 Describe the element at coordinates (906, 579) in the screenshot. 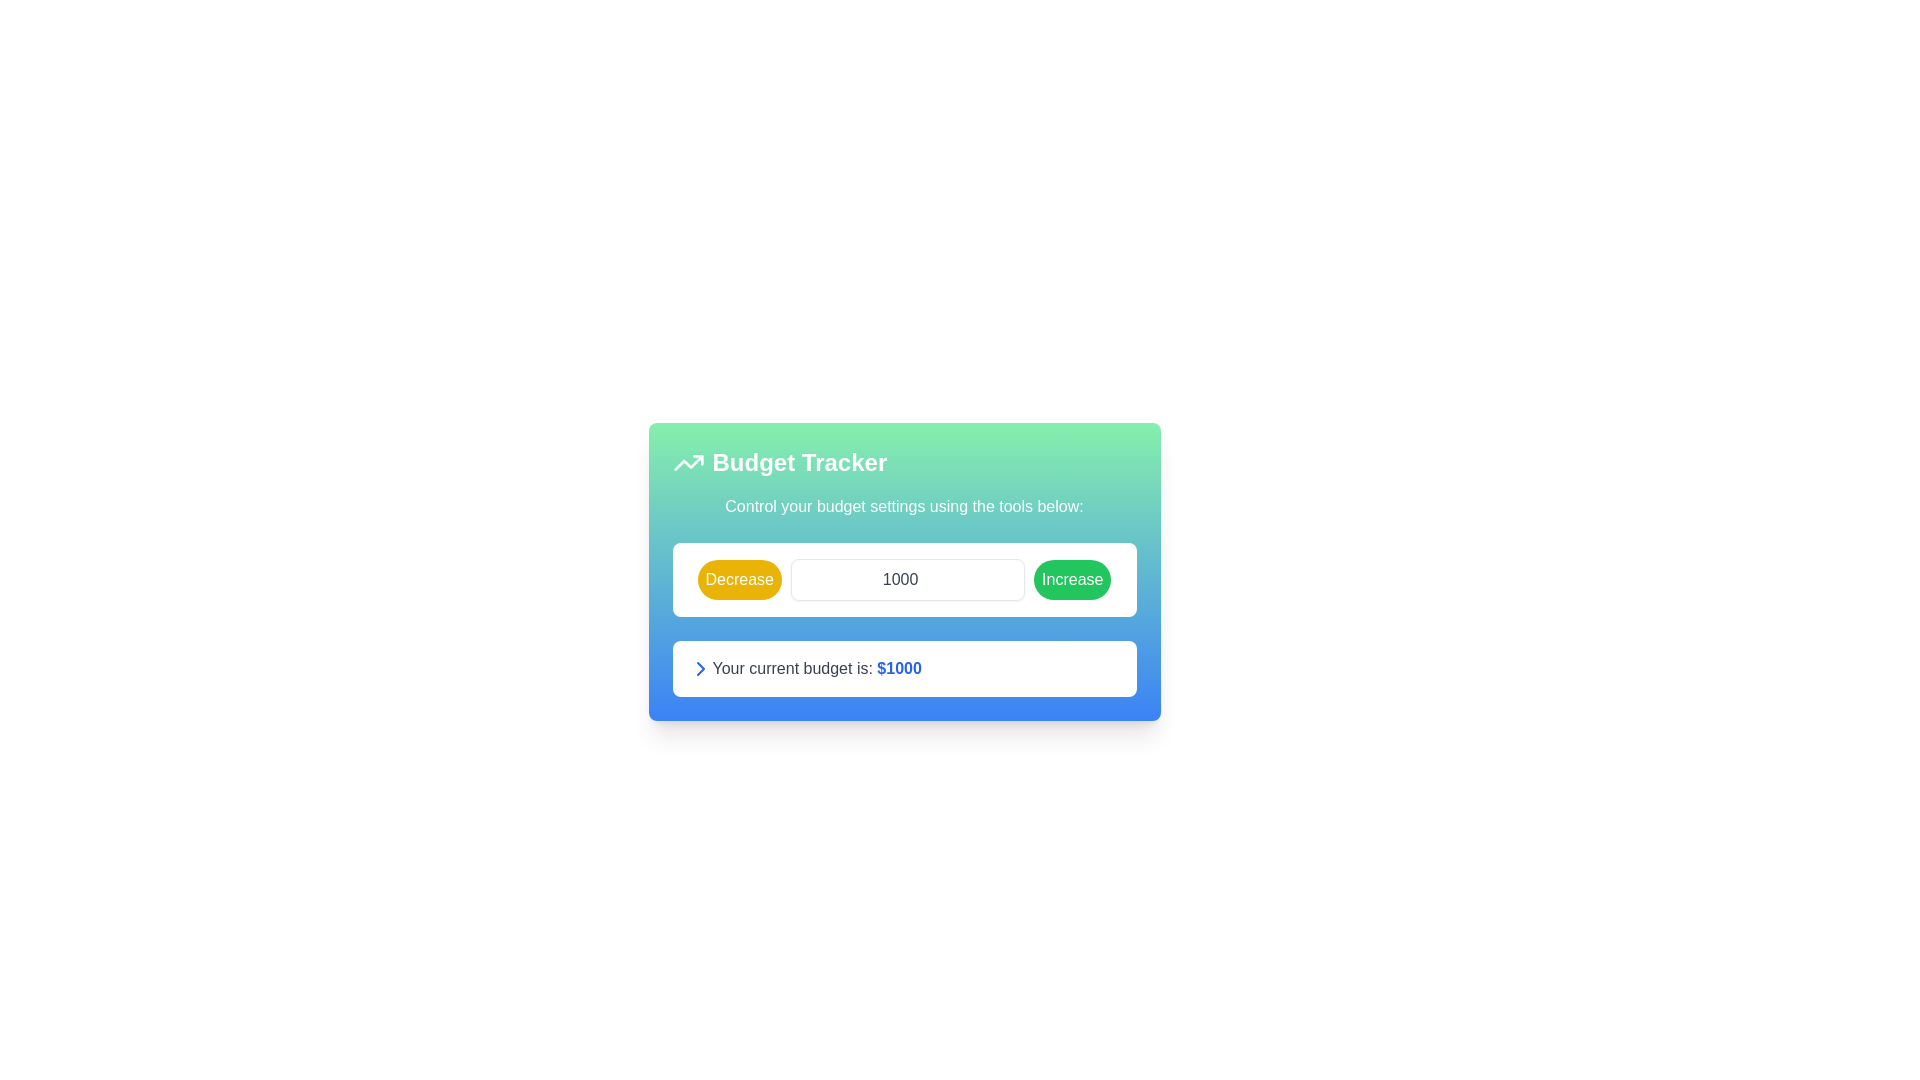

I see `the Numeric Input Field with the value '1000' to focus it` at that location.